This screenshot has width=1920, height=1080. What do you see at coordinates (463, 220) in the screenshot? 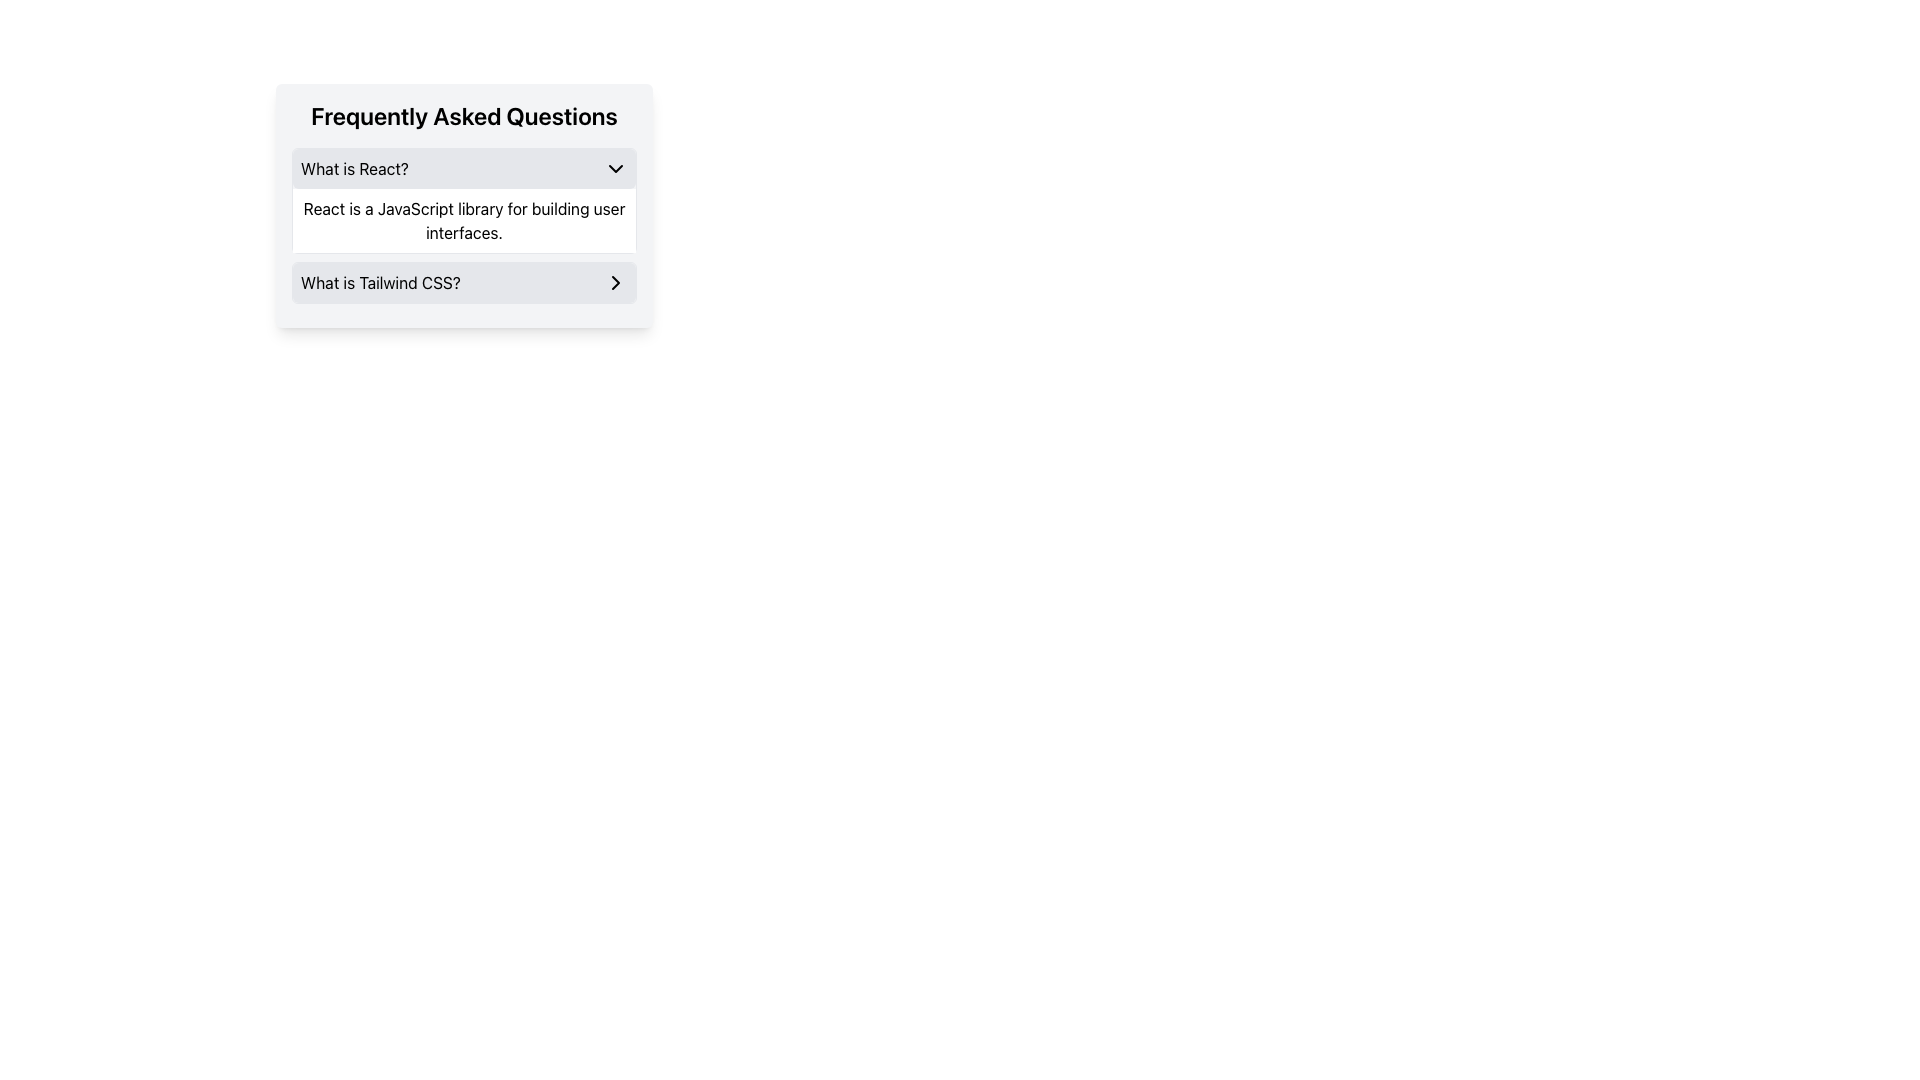
I see `the informational text about the React library located in the FAQ section under 'What is React?'` at bounding box center [463, 220].